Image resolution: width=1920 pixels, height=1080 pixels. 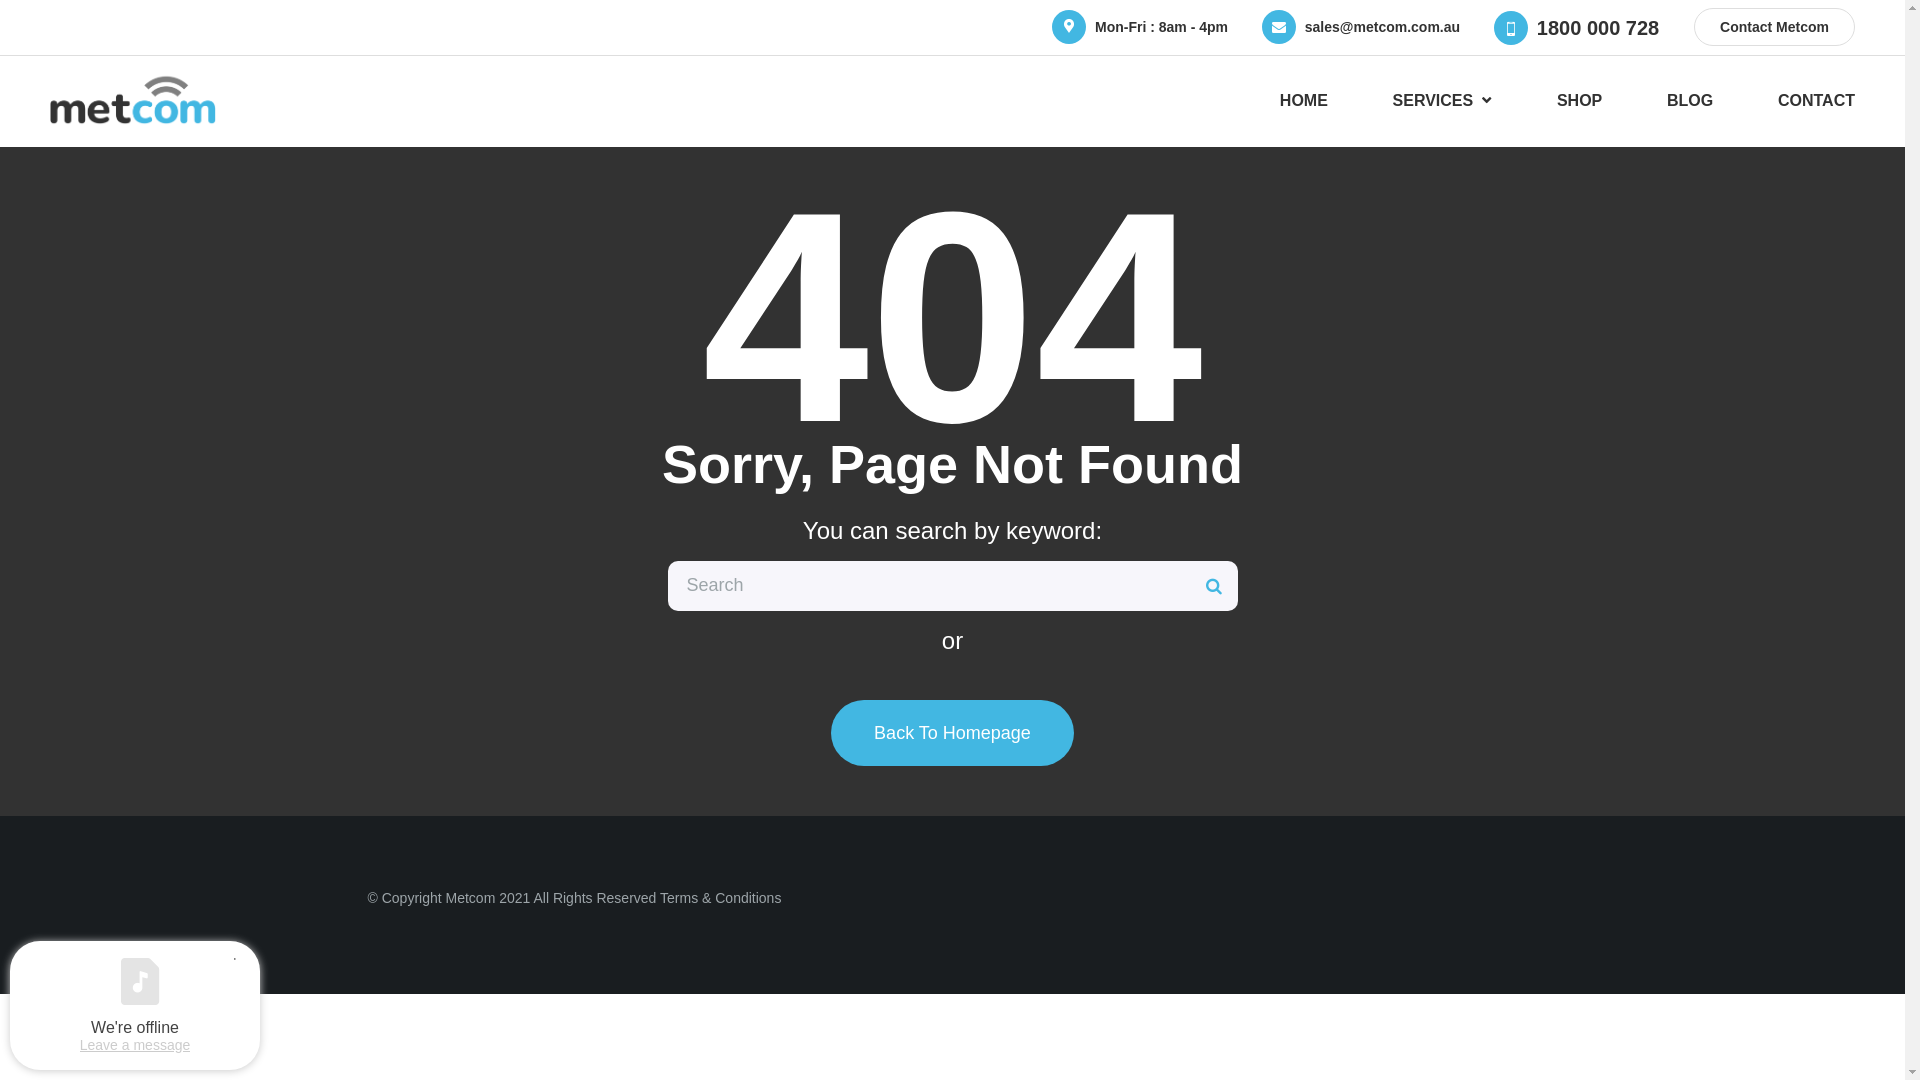 What do you see at coordinates (1688, 100) in the screenshot?
I see `'BLOG'` at bounding box center [1688, 100].